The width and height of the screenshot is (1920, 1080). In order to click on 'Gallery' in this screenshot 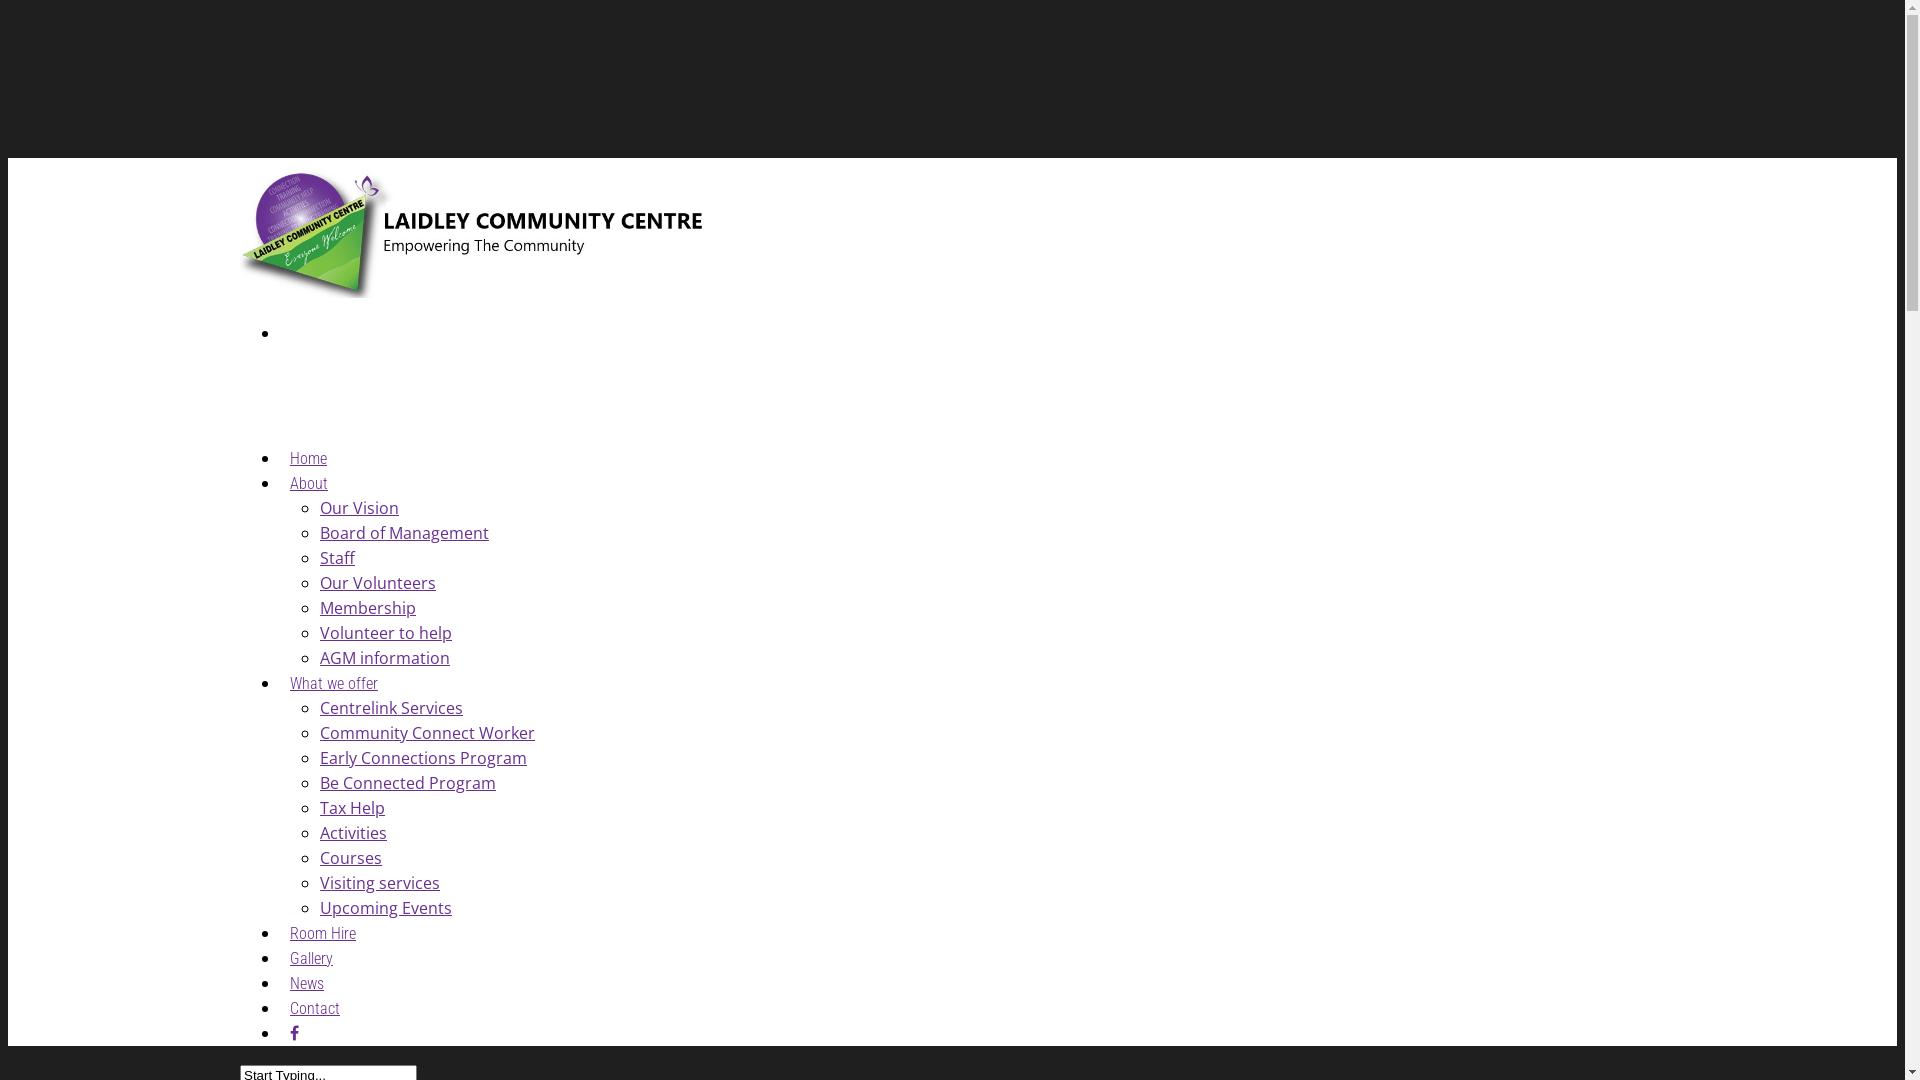, I will do `click(278, 962)`.